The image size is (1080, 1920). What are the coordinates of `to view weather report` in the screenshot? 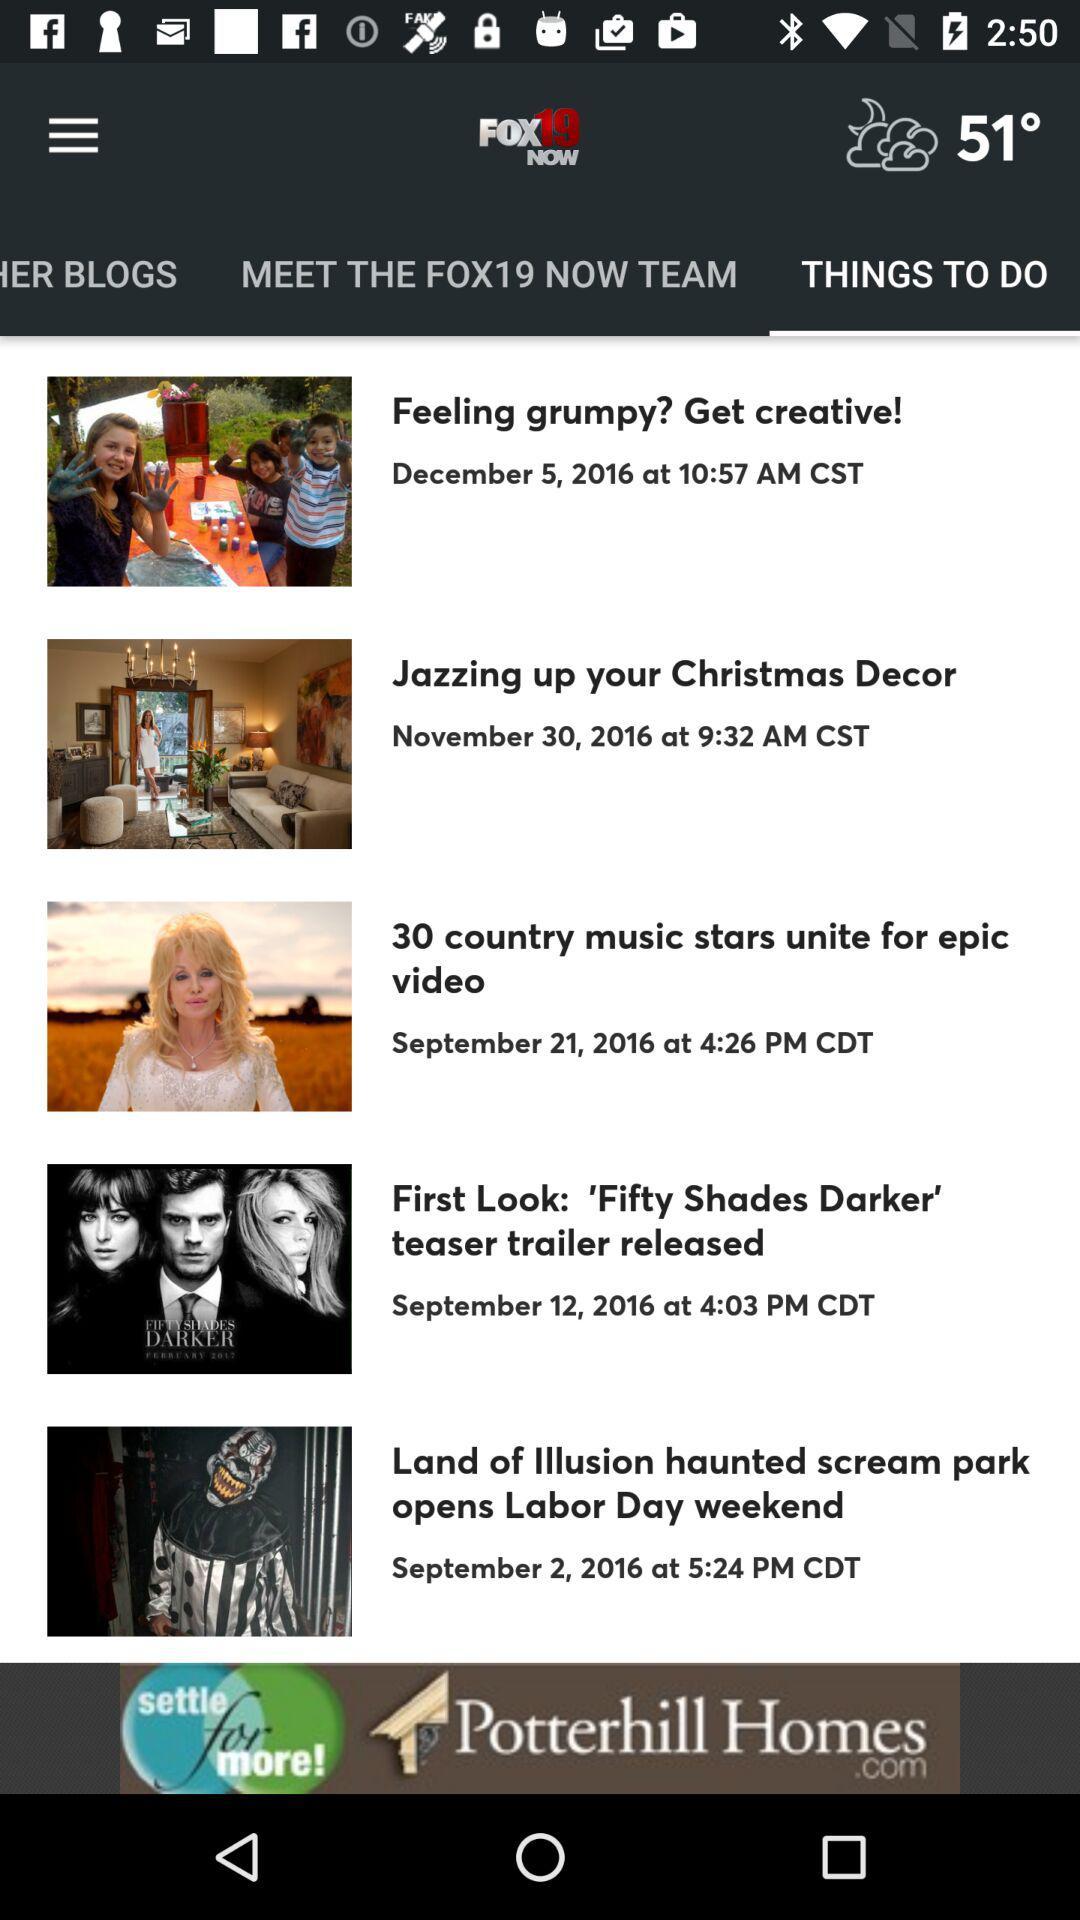 It's located at (891, 135).